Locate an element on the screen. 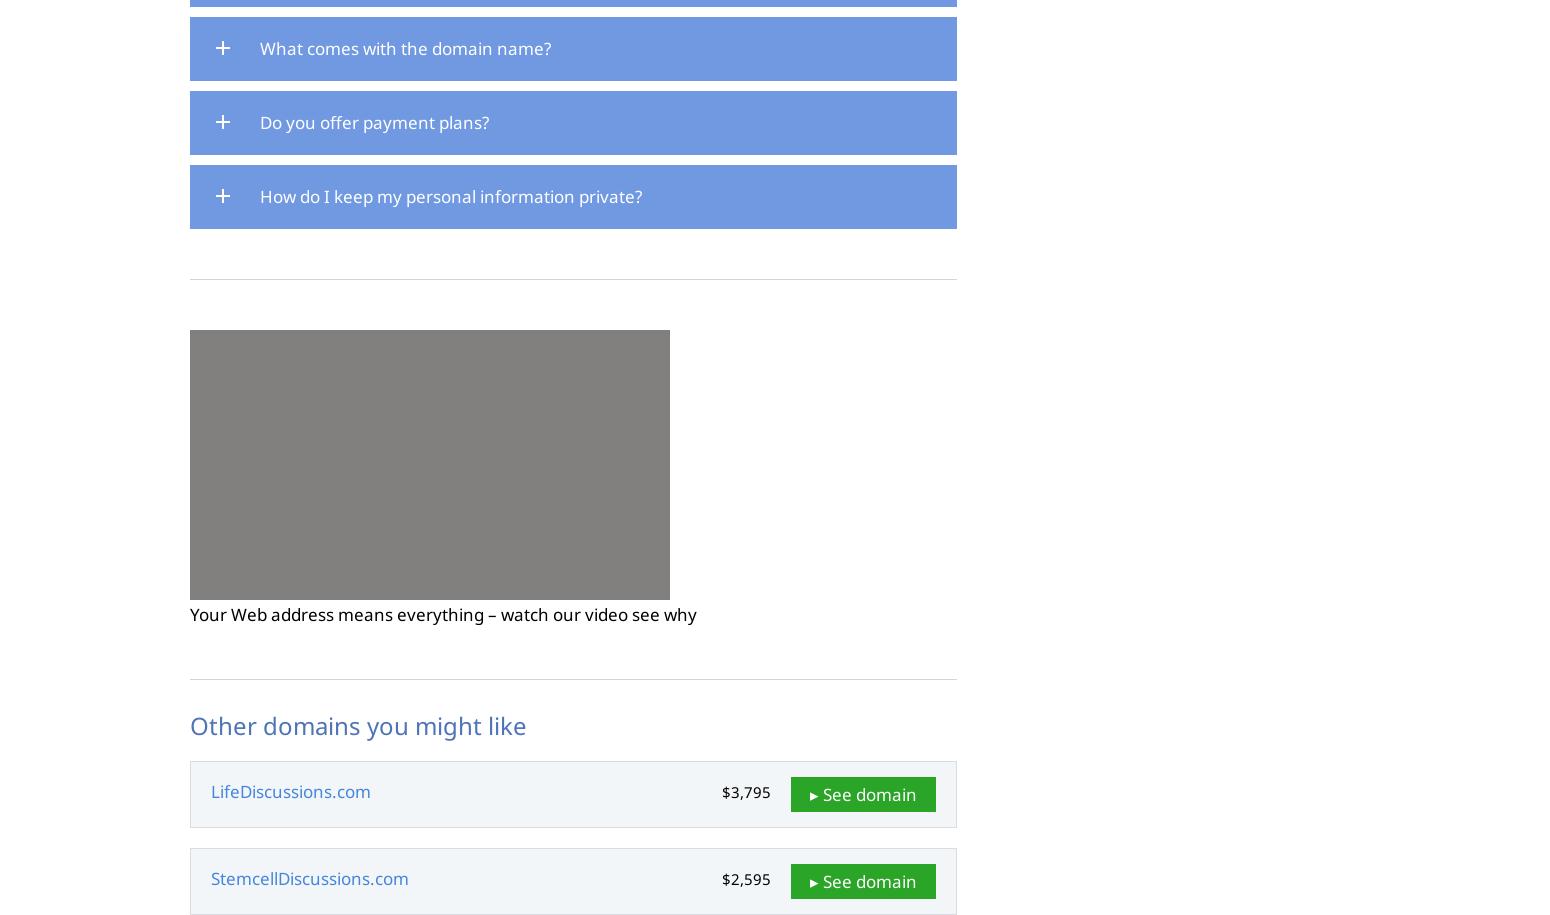  'How do I keep my personal information private?' is located at coordinates (259, 194).